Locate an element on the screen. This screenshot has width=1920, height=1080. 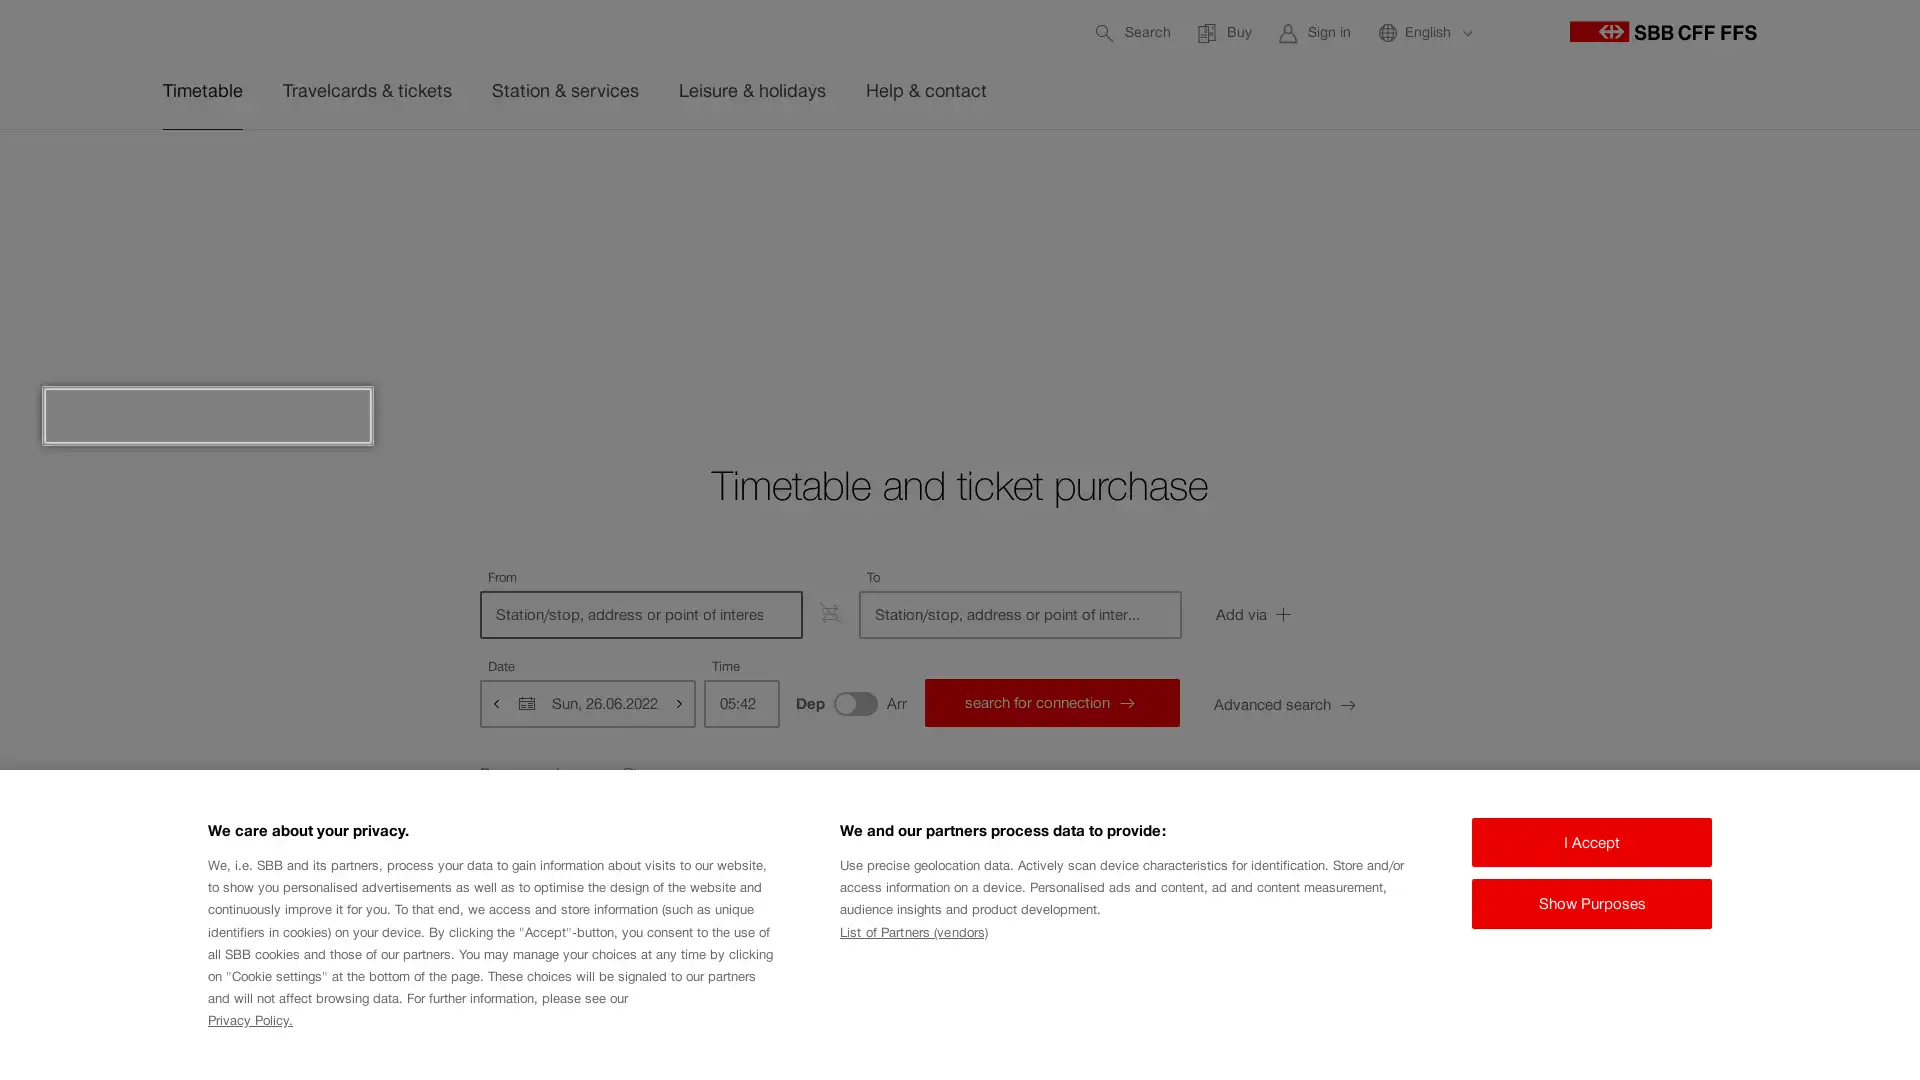
Close active menu item Timetable. is located at coordinates (1780, 176).